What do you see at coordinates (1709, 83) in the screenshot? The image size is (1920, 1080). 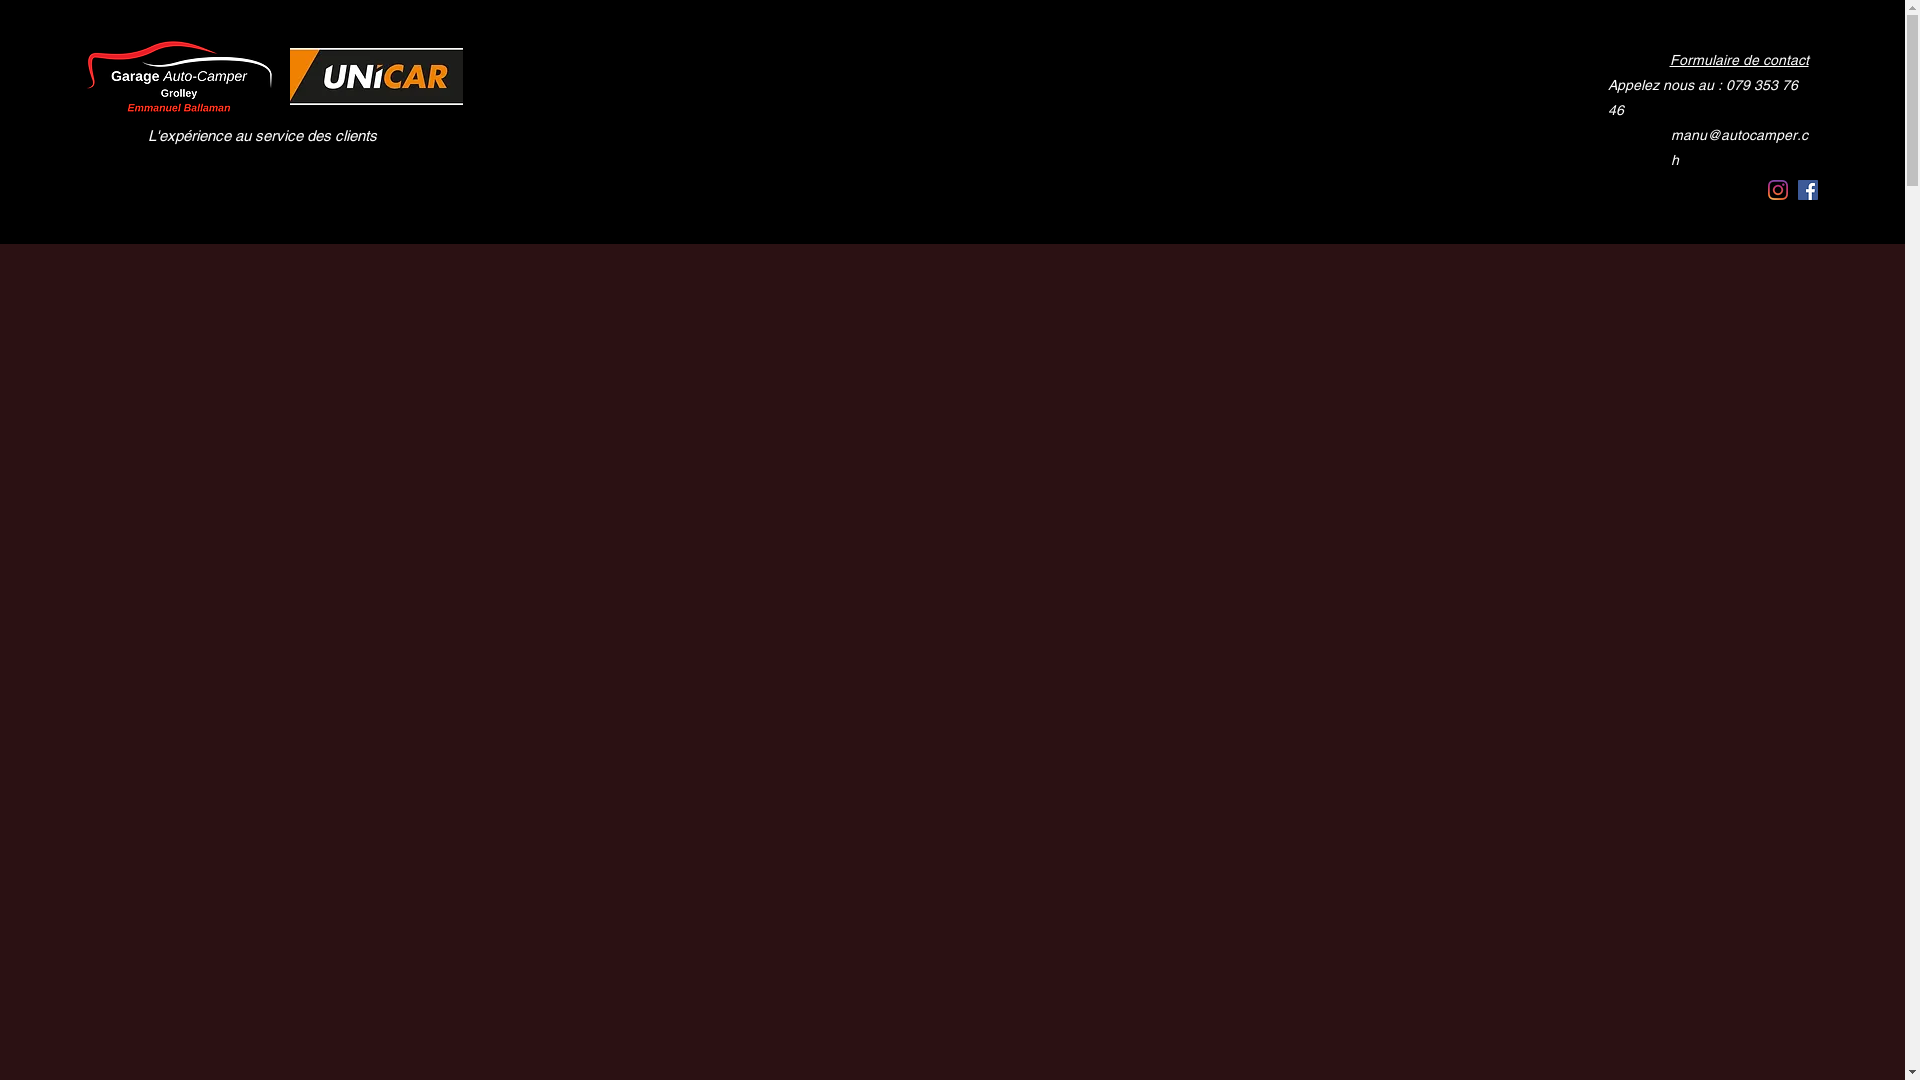 I see `'Appelez nous au : 079 353 76 46'` at bounding box center [1709, 83].